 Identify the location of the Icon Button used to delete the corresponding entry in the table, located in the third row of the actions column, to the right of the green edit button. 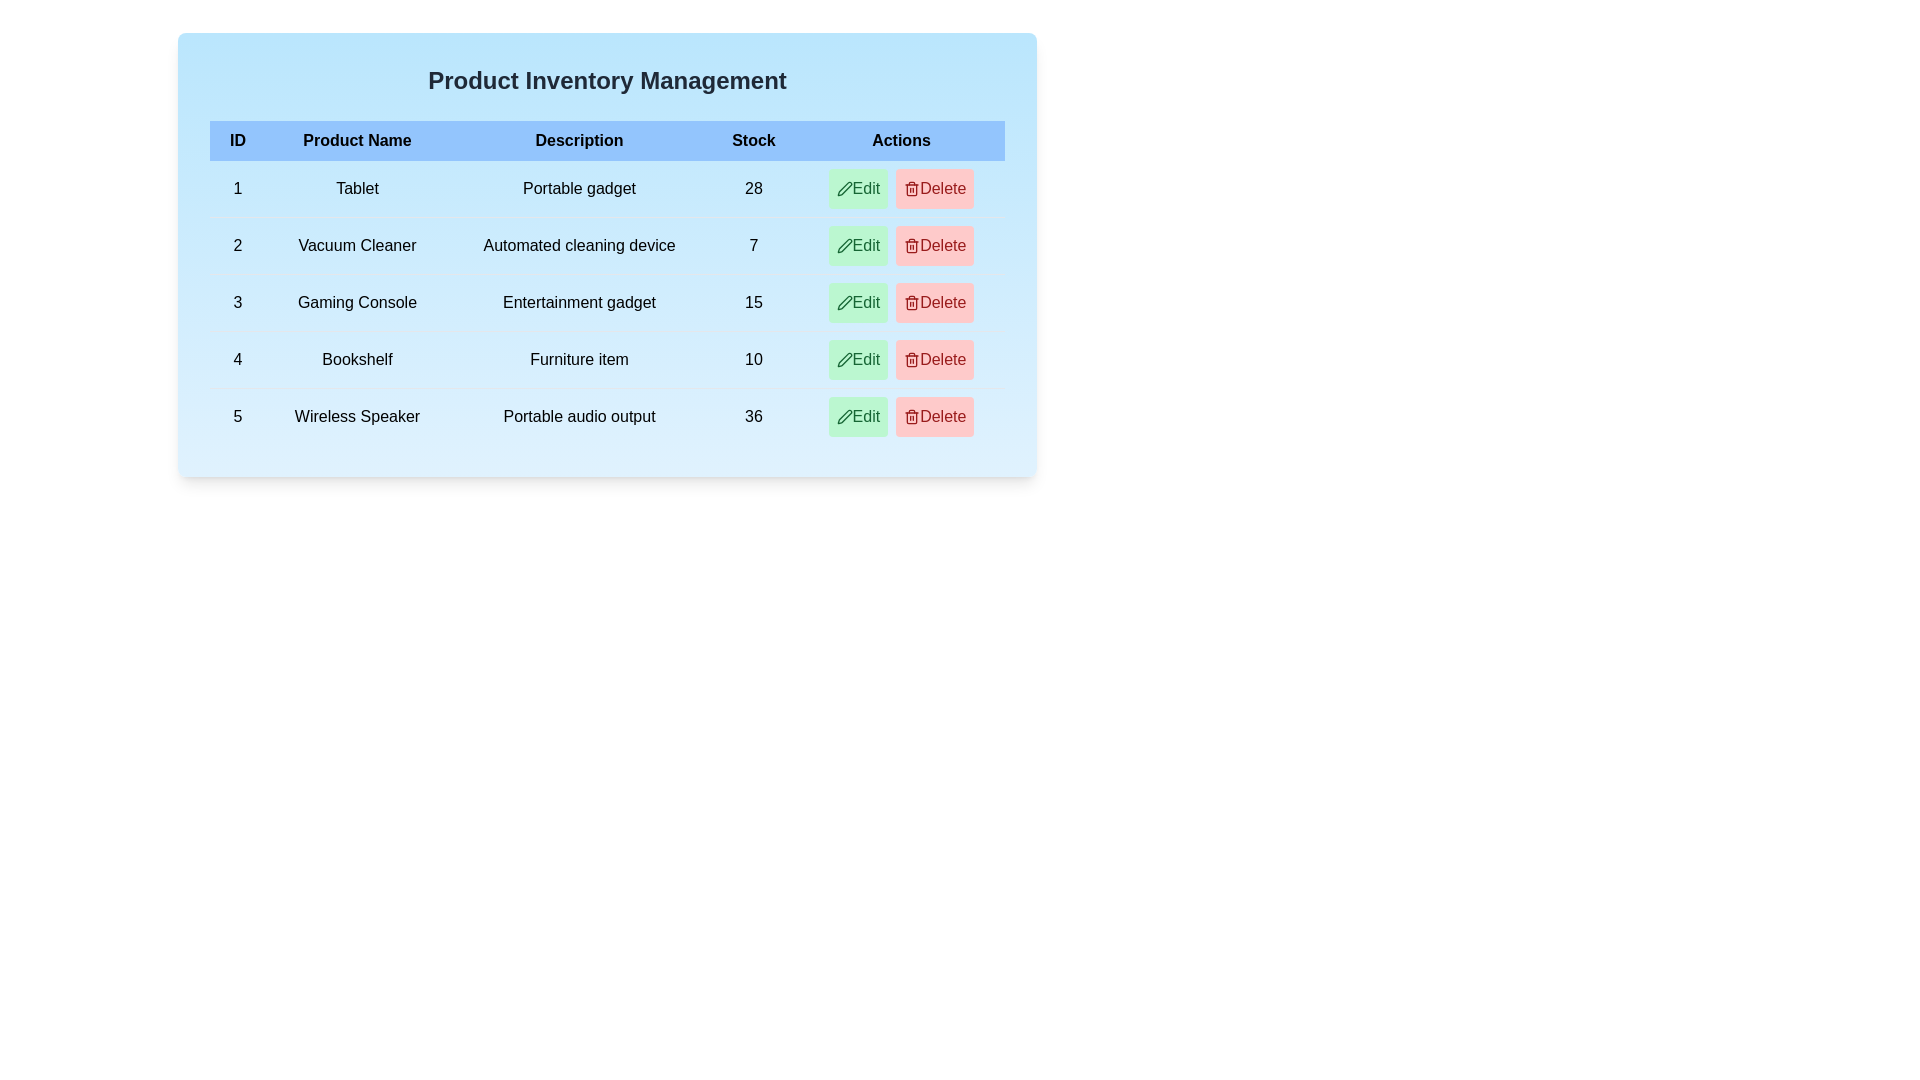
(911, 303).